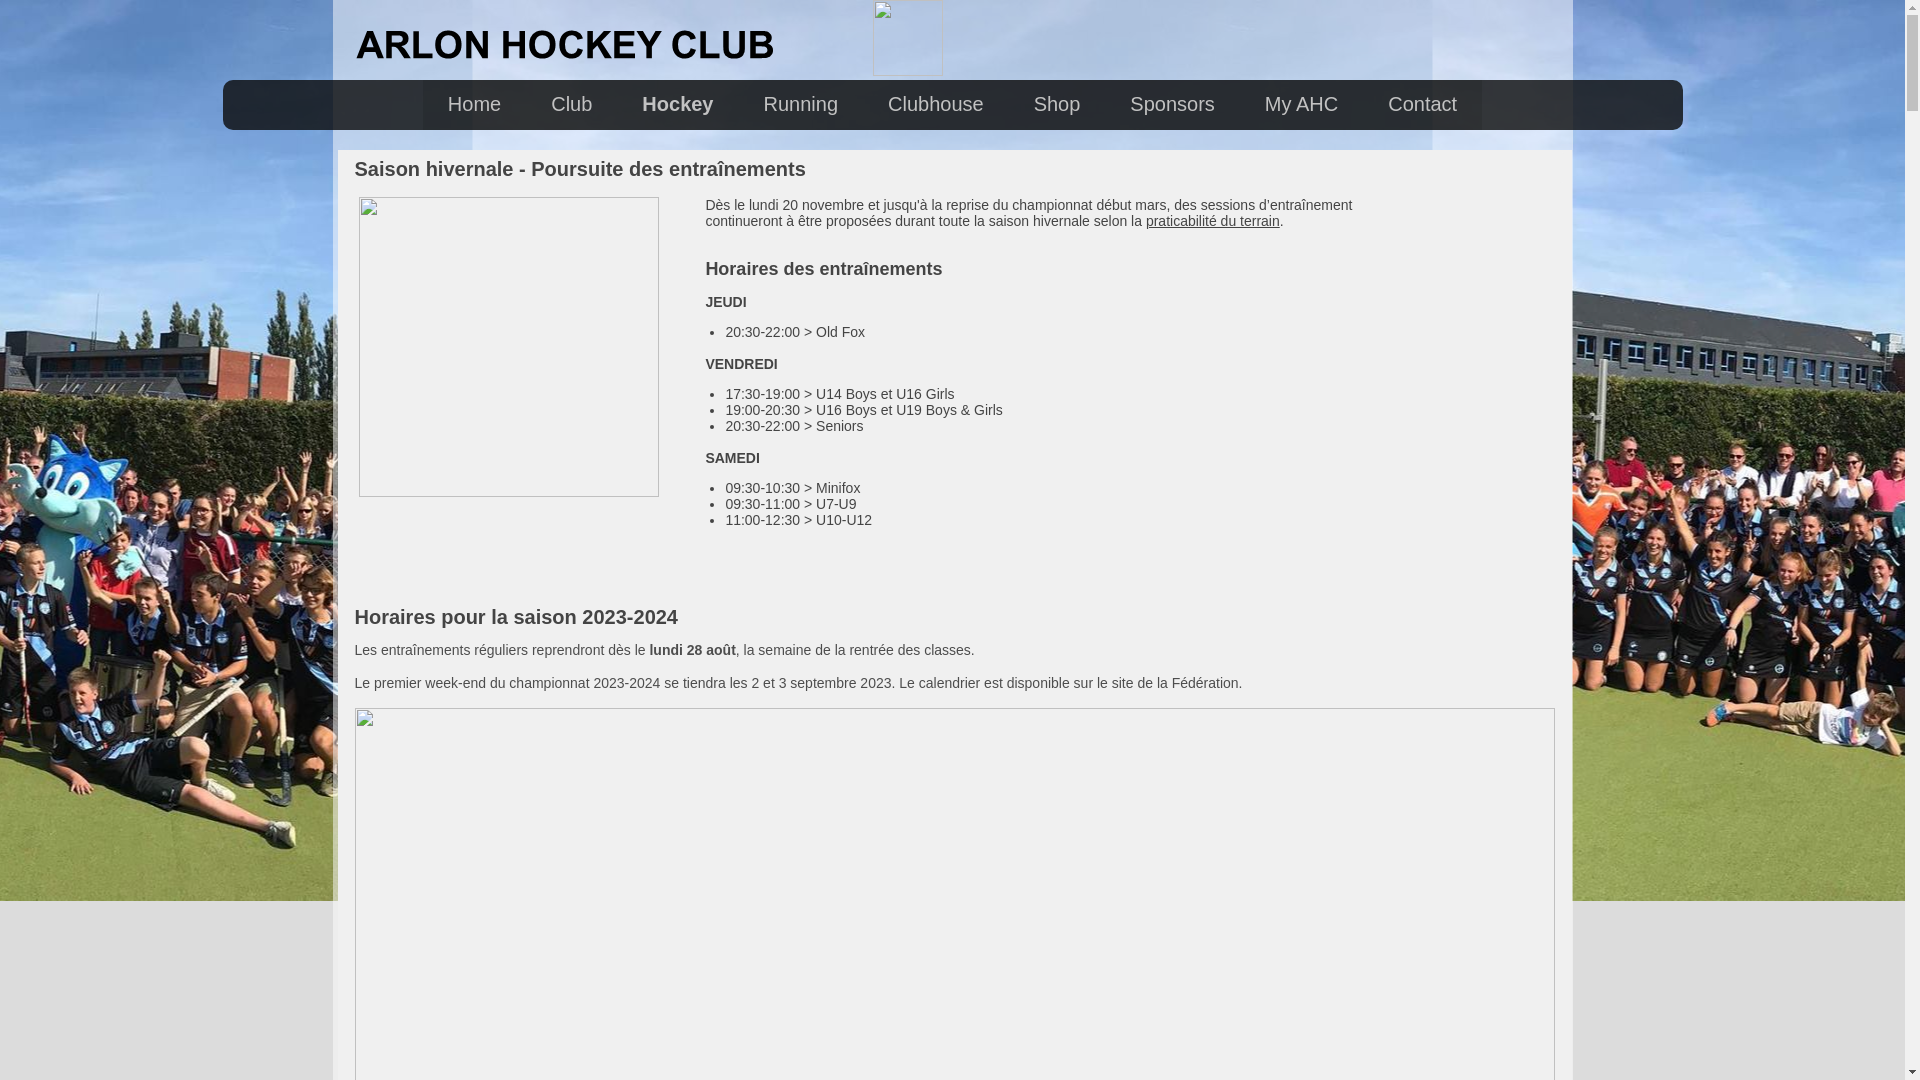 This screenshot has height=1080, width=1920. What do you see at coordinates (1421, 104) in the screenshot?
I see `'Contact'` at bounding box center [1421, 104].